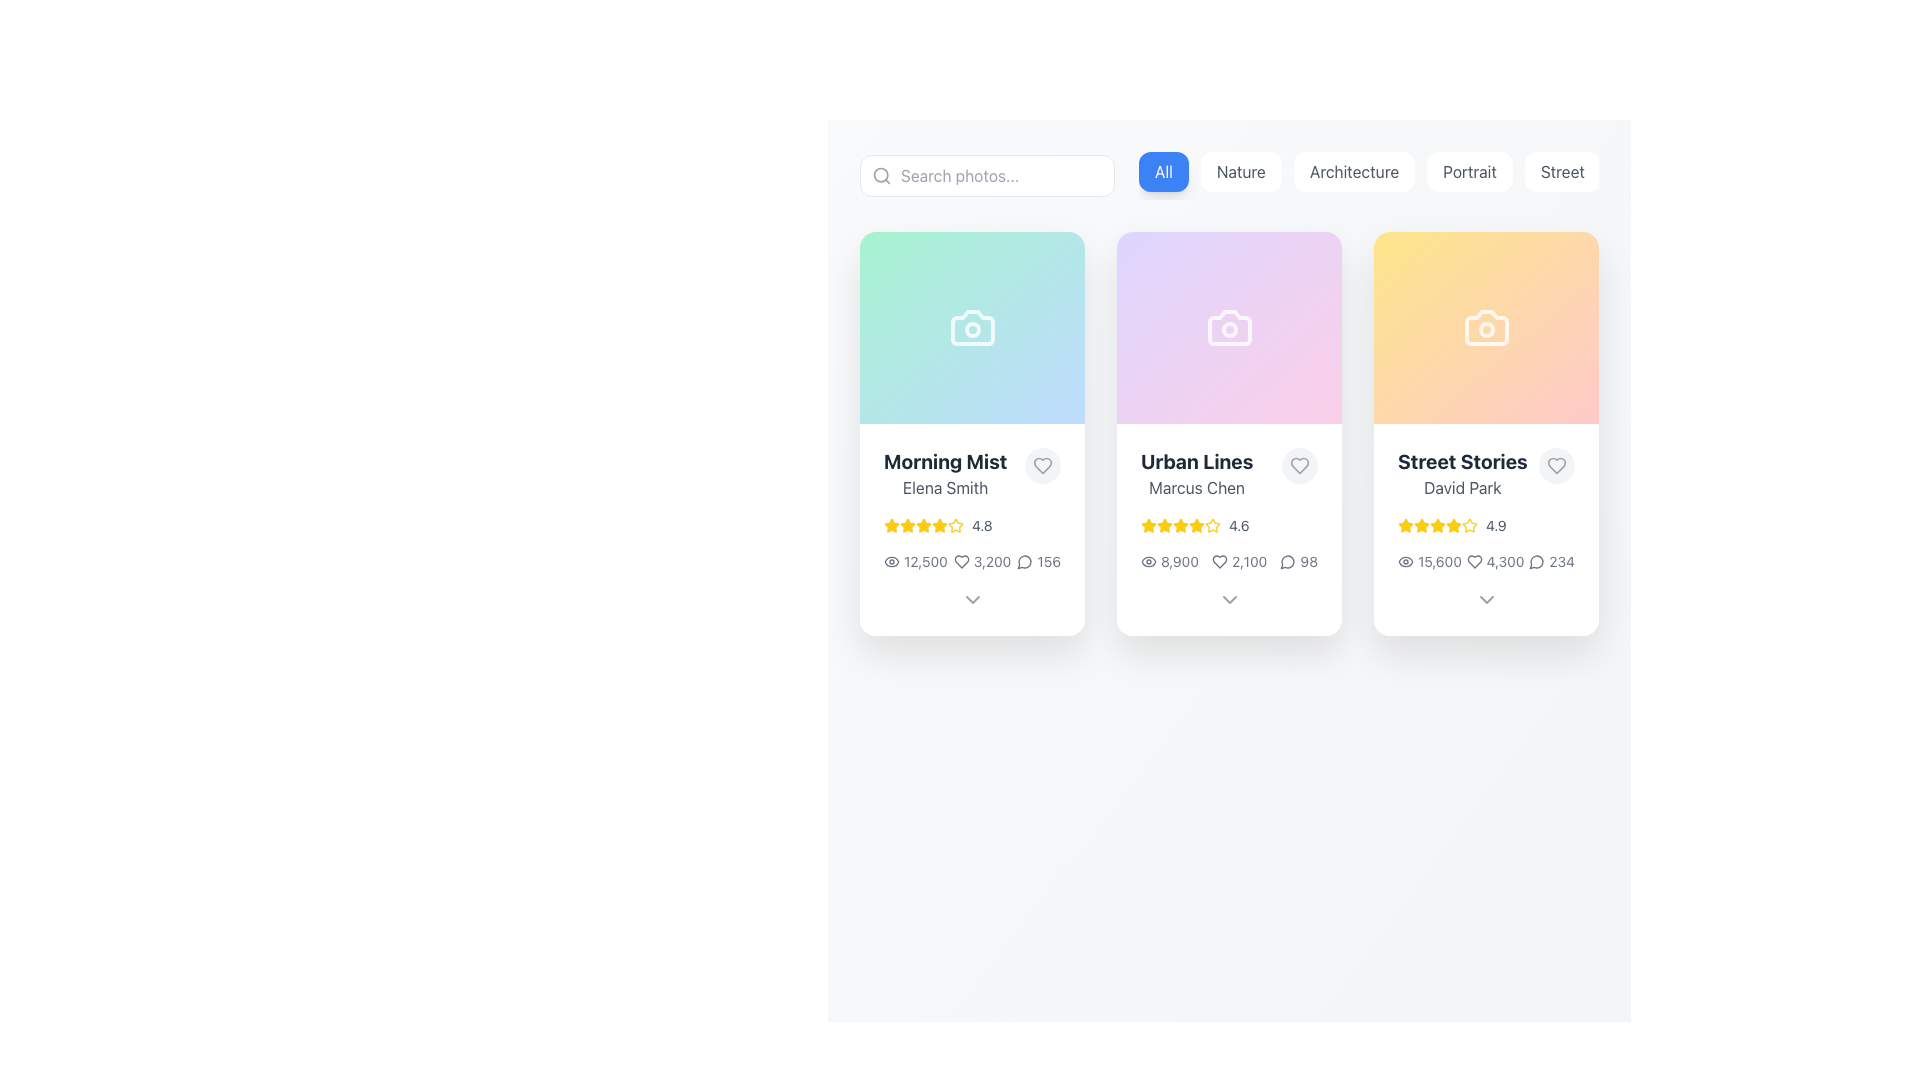  What do you see at coordinates (1555, 466) in the screenshot?
I see `the heart icon located in the upper right section of the third card titled 'Street Stories'` at bounding box center [1555, 466].